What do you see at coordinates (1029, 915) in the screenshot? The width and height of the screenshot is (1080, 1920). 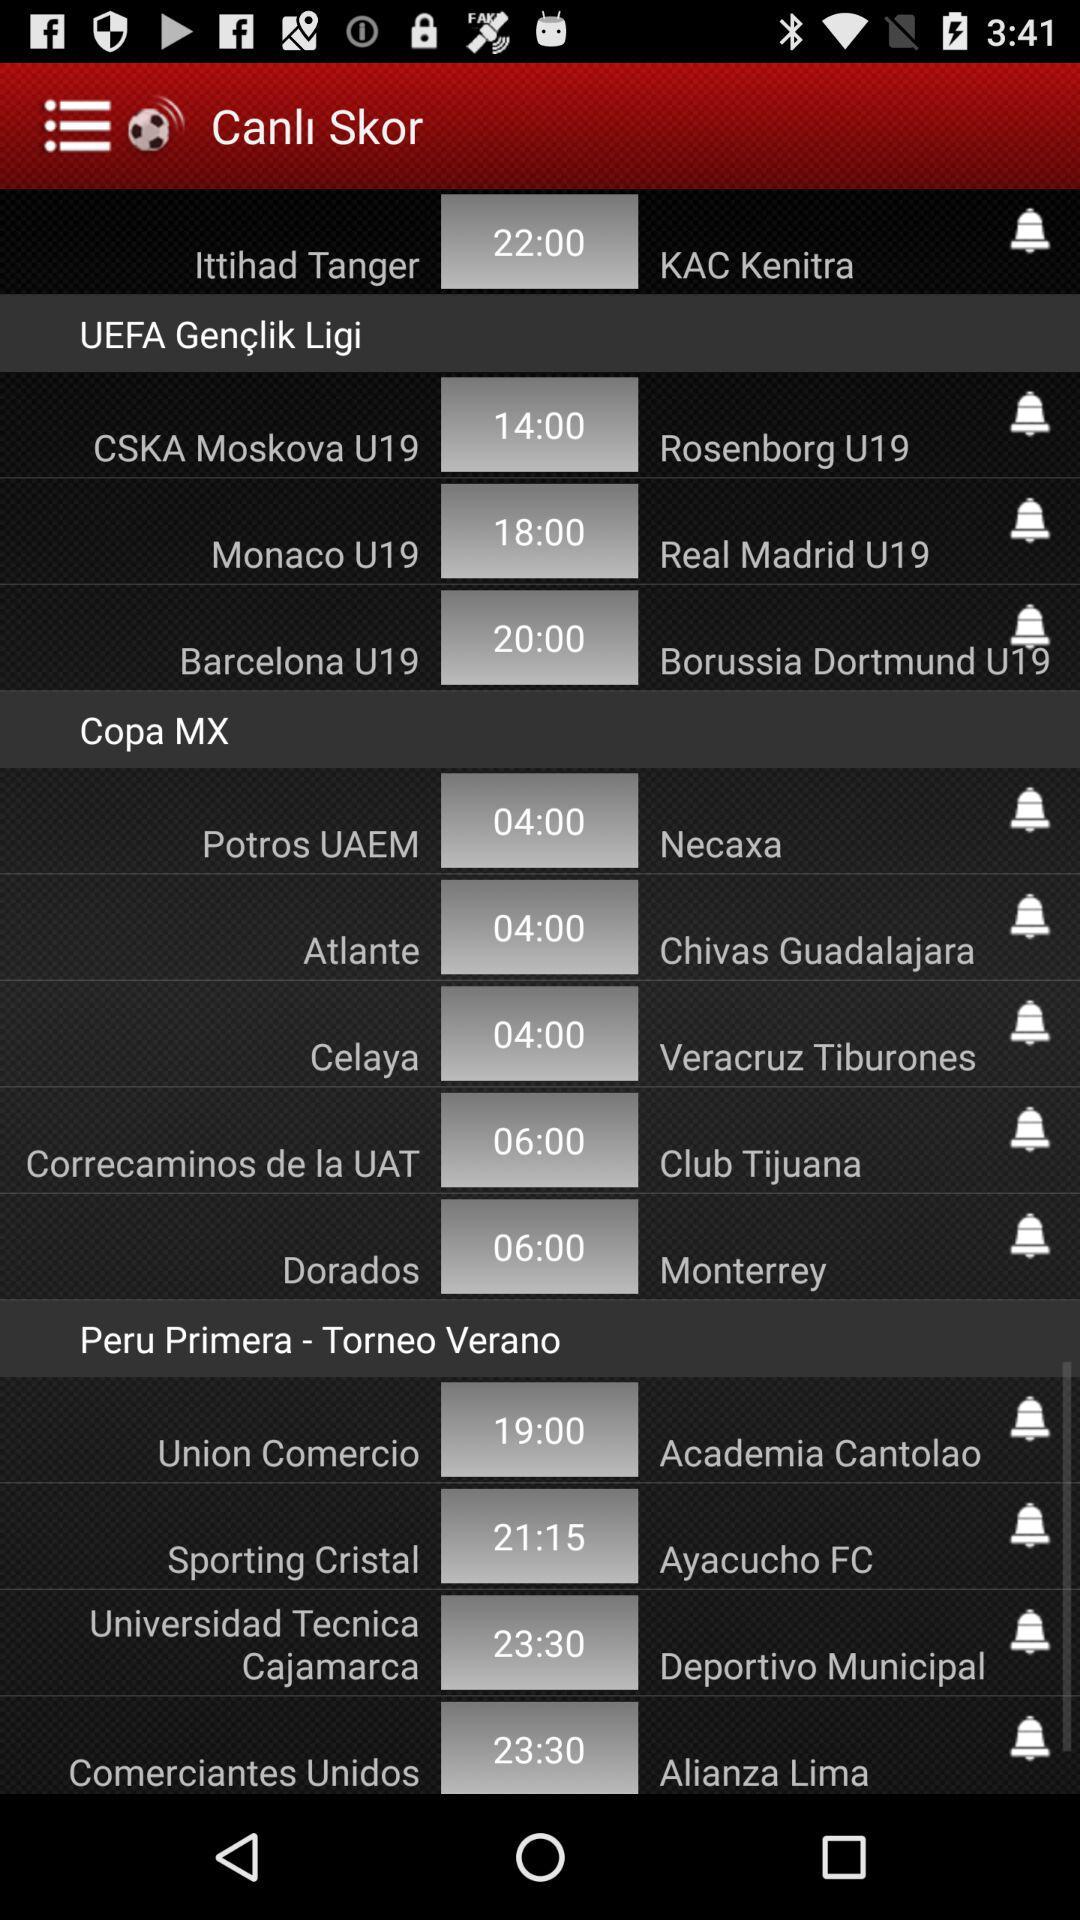 I see `shows bell icon` at bounding box center [1029, 915].